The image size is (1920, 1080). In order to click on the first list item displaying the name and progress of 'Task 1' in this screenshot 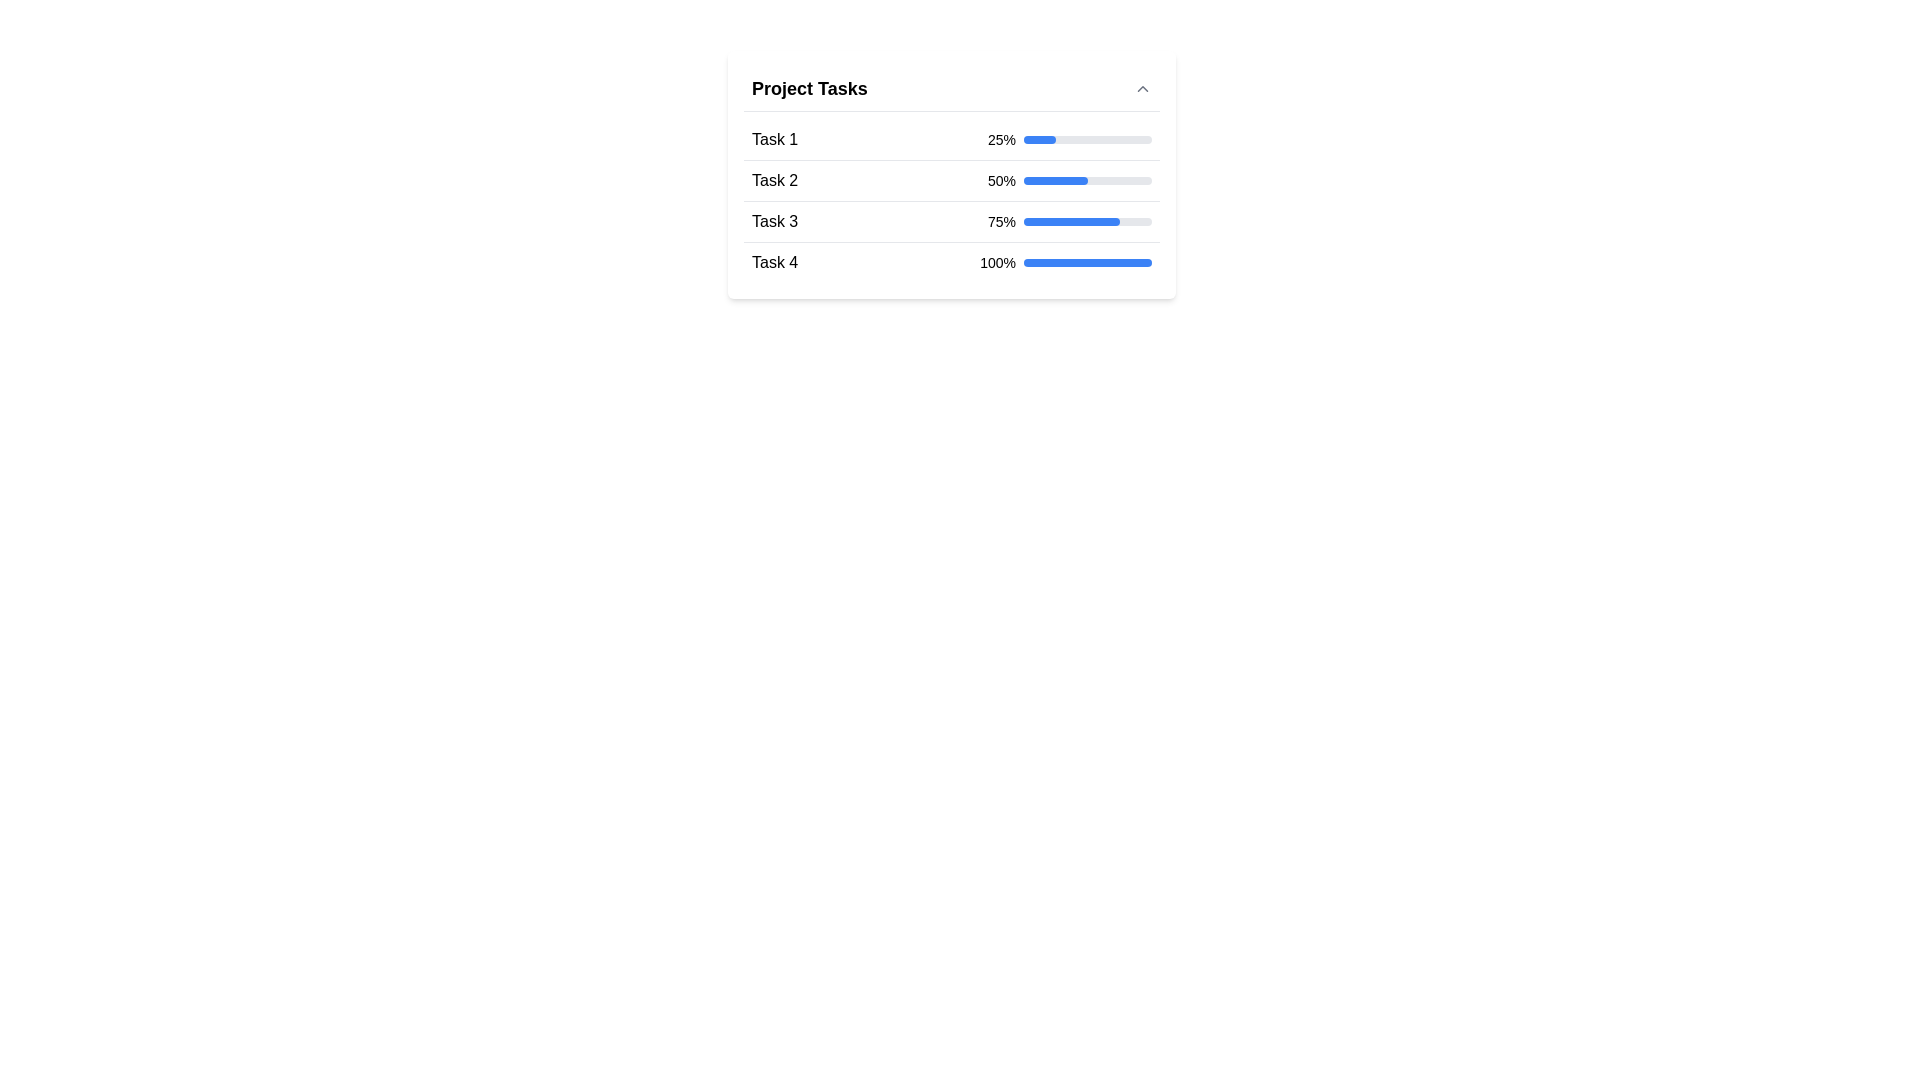, I will do `click(950, 139)`.